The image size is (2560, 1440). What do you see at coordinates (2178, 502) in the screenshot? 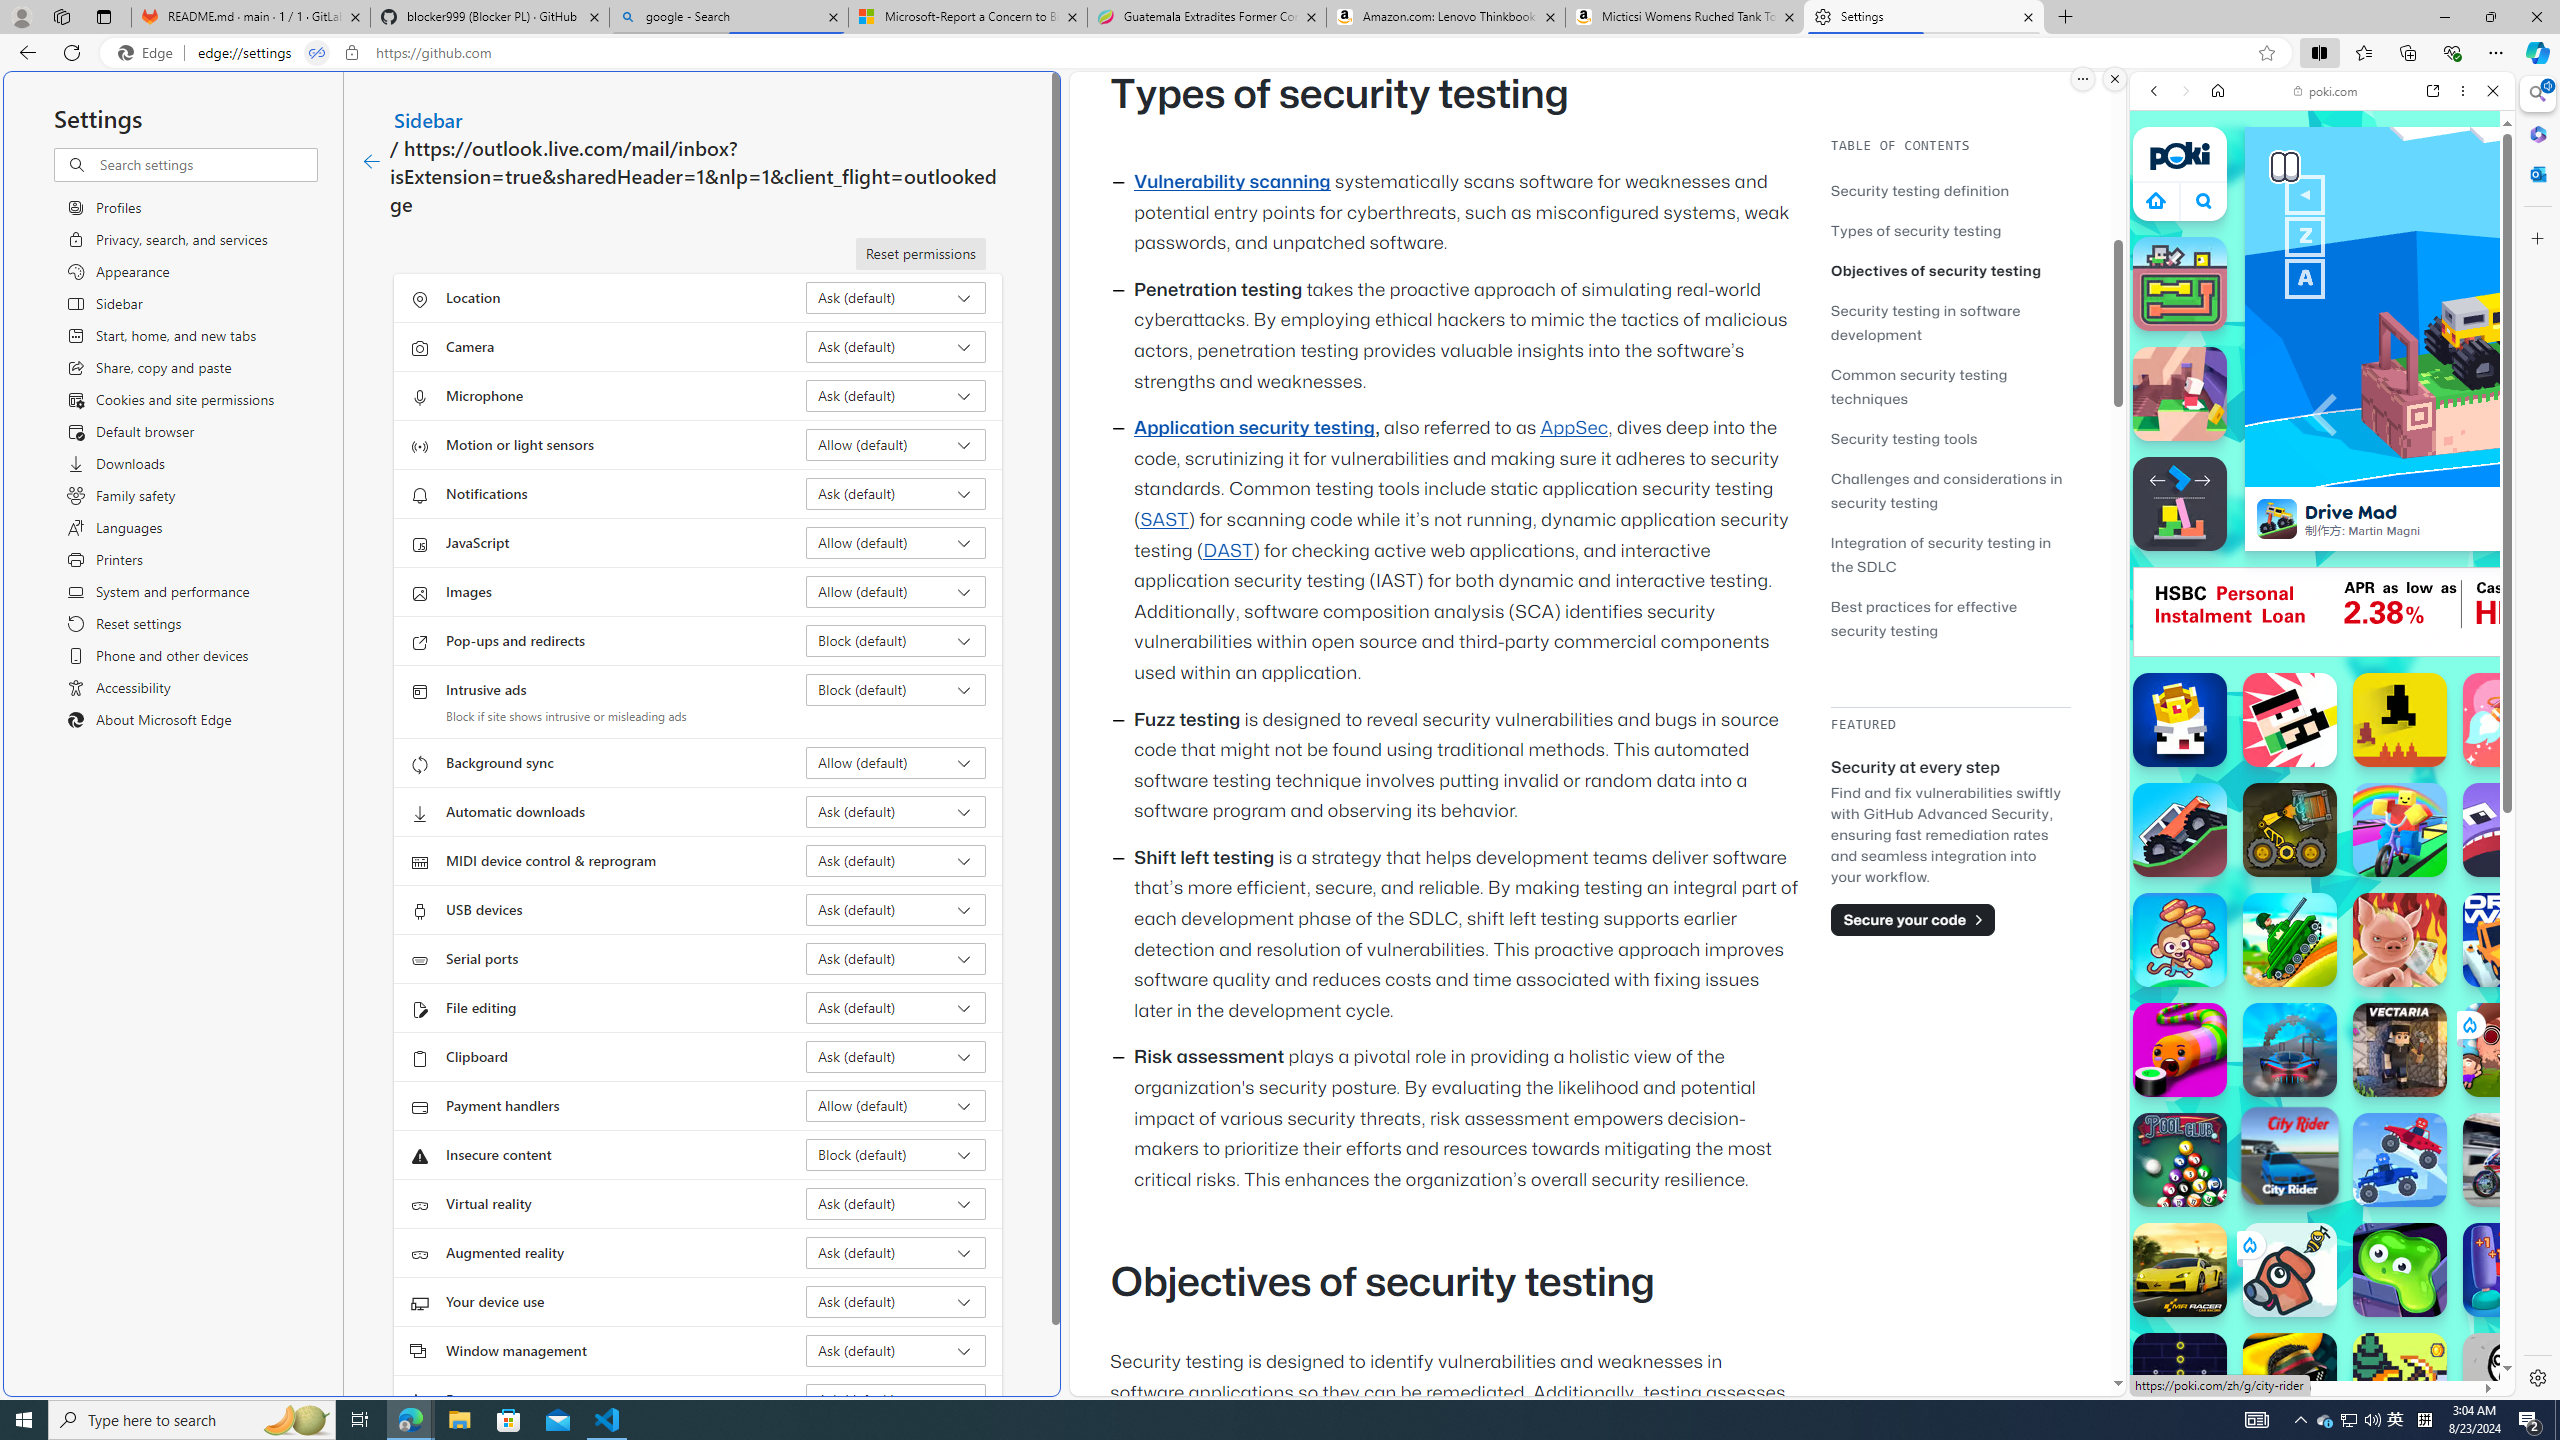
I see `'Stacktris'` at bounding box center [2178, 502].